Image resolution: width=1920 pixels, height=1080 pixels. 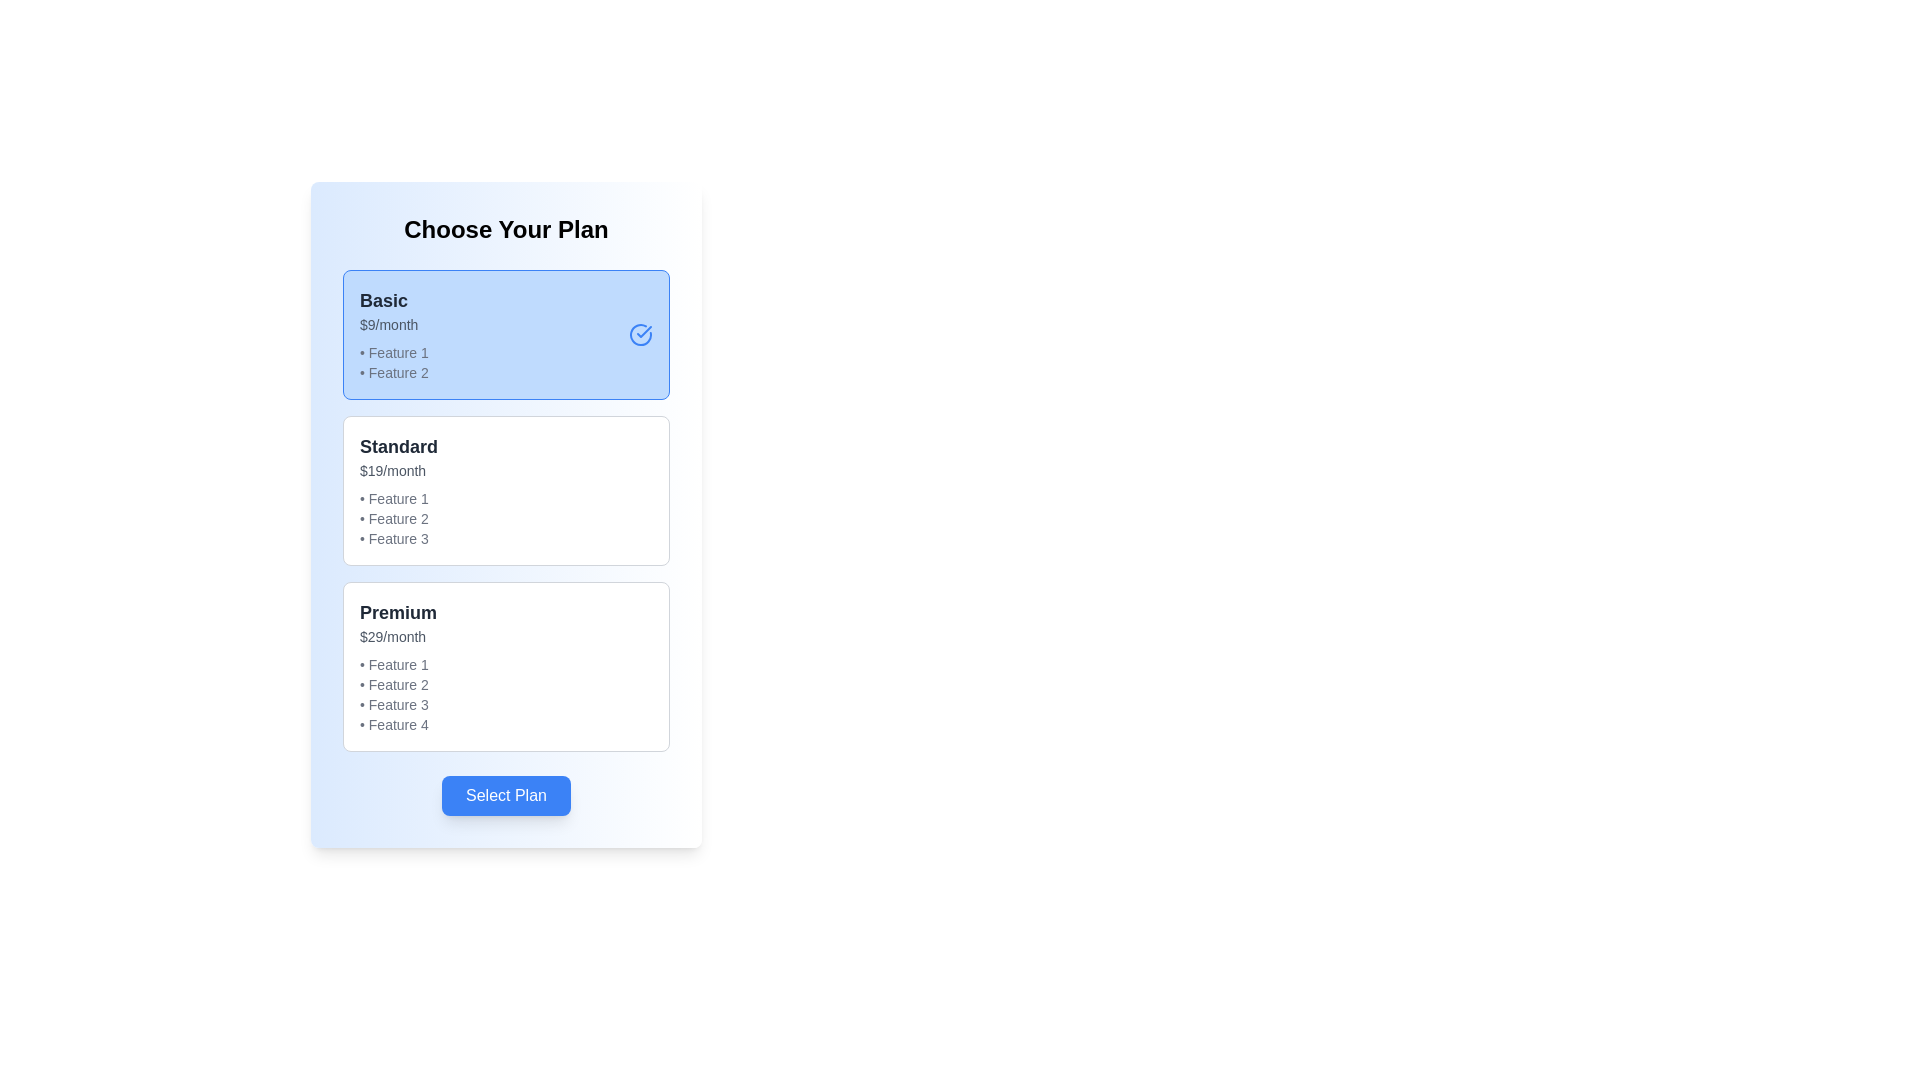 What do you see at coordinates (506, 334) in the screenshot?
I see `the 'Basic' pricing plan selection card, which is the first card in the pricing selection section with a blue background` at bounding box center [506, 334].